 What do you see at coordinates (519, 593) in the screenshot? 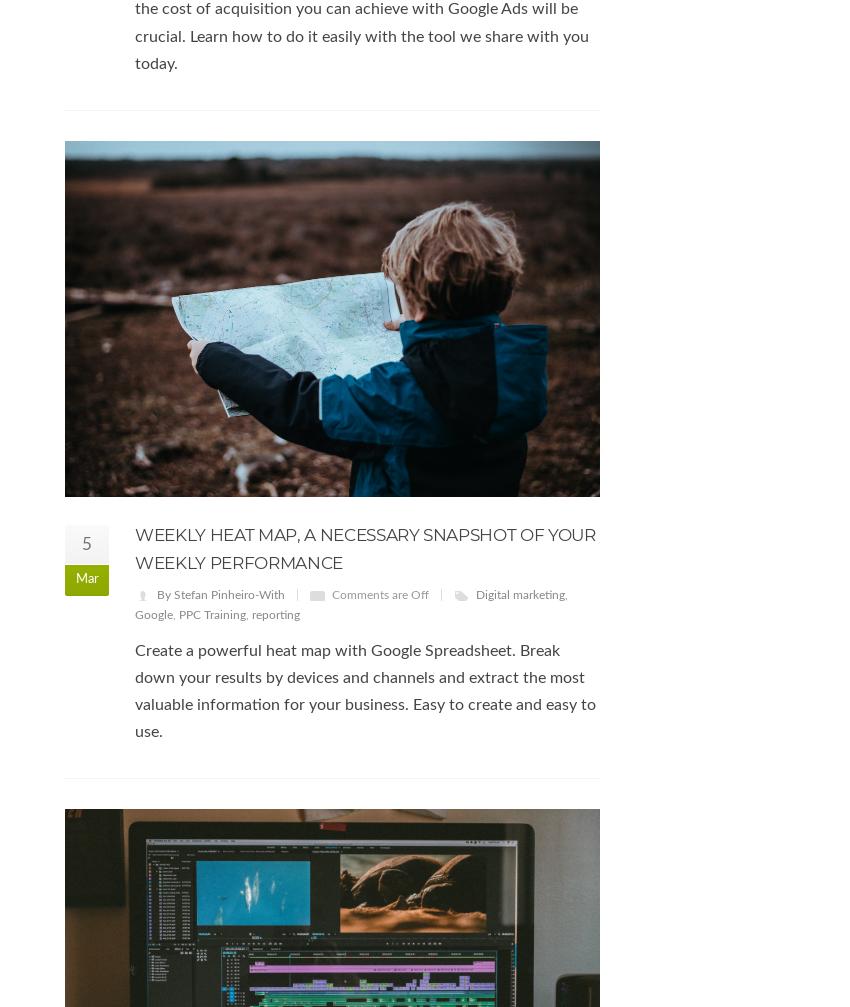
I see `'Digital marketing'` at bounding box center [519, 593].